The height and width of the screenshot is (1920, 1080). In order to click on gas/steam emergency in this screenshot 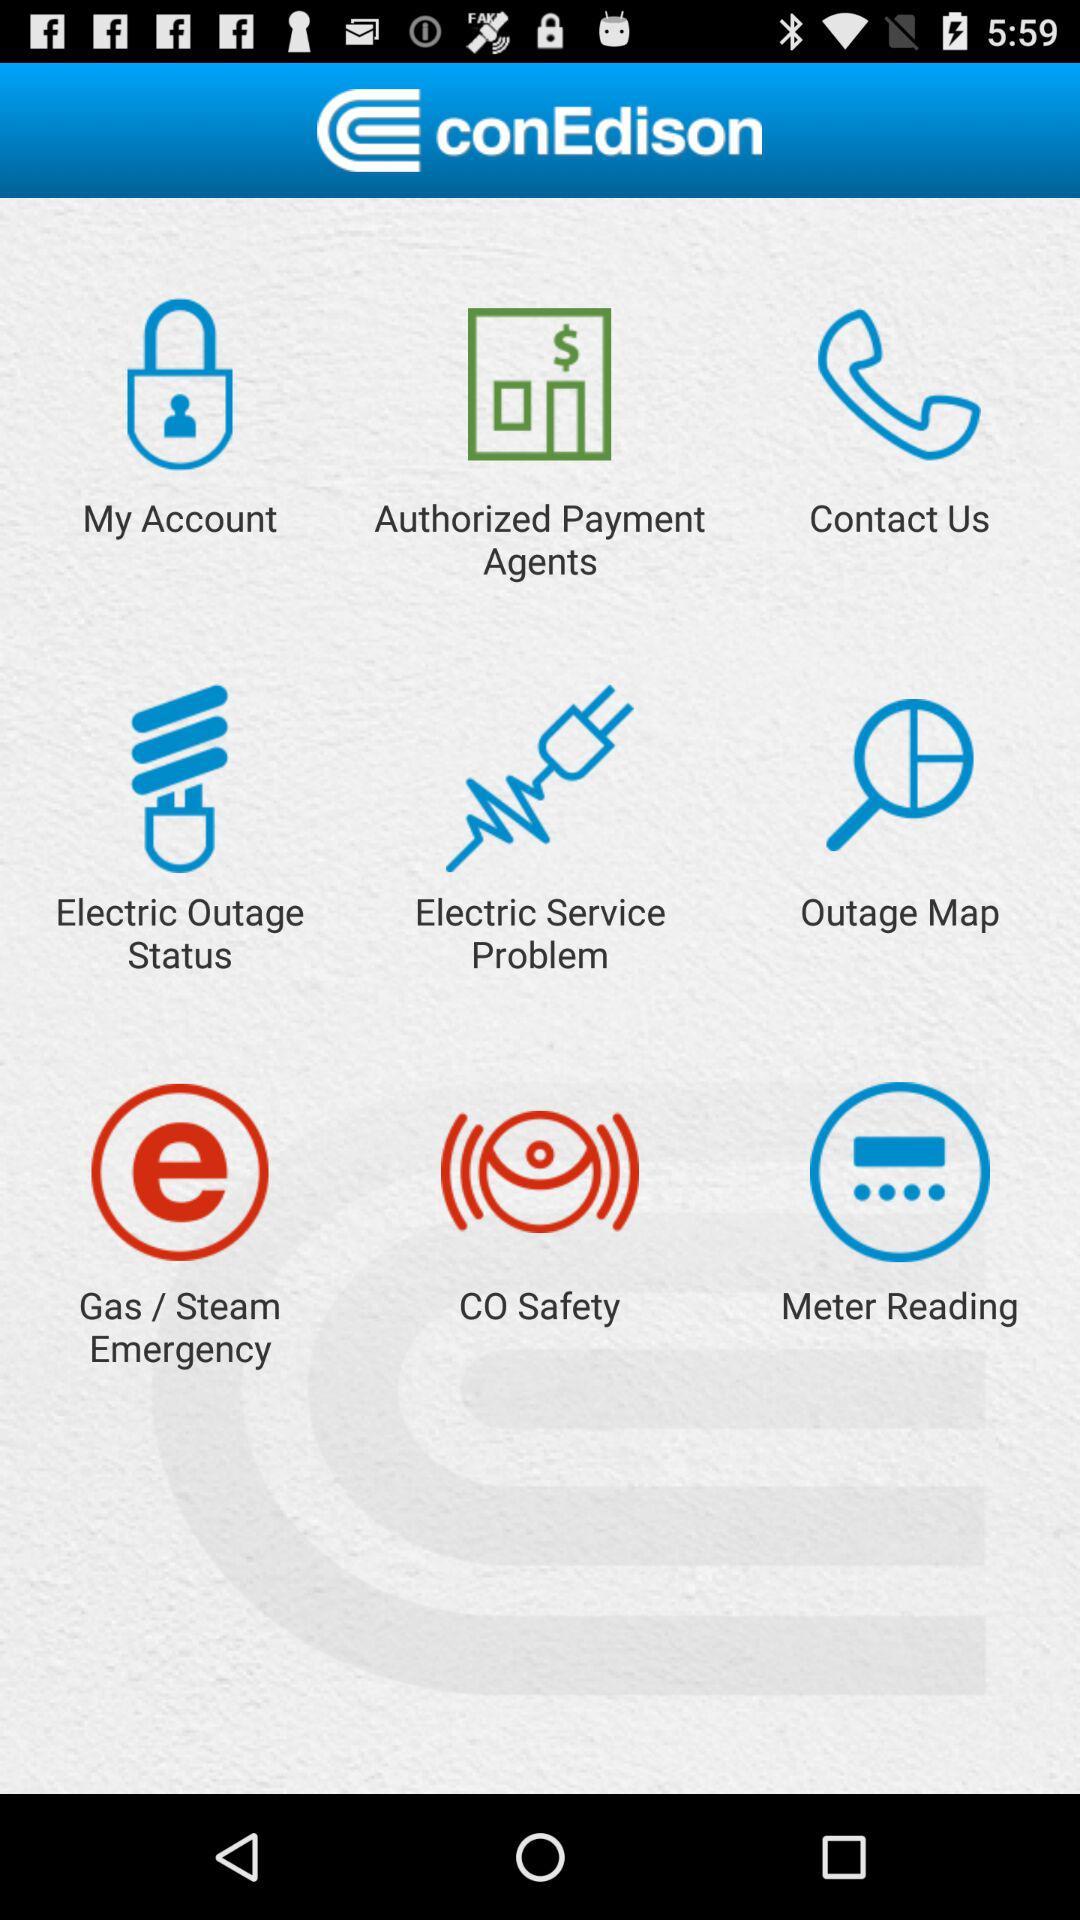, I will do `click(180, 1172)`.